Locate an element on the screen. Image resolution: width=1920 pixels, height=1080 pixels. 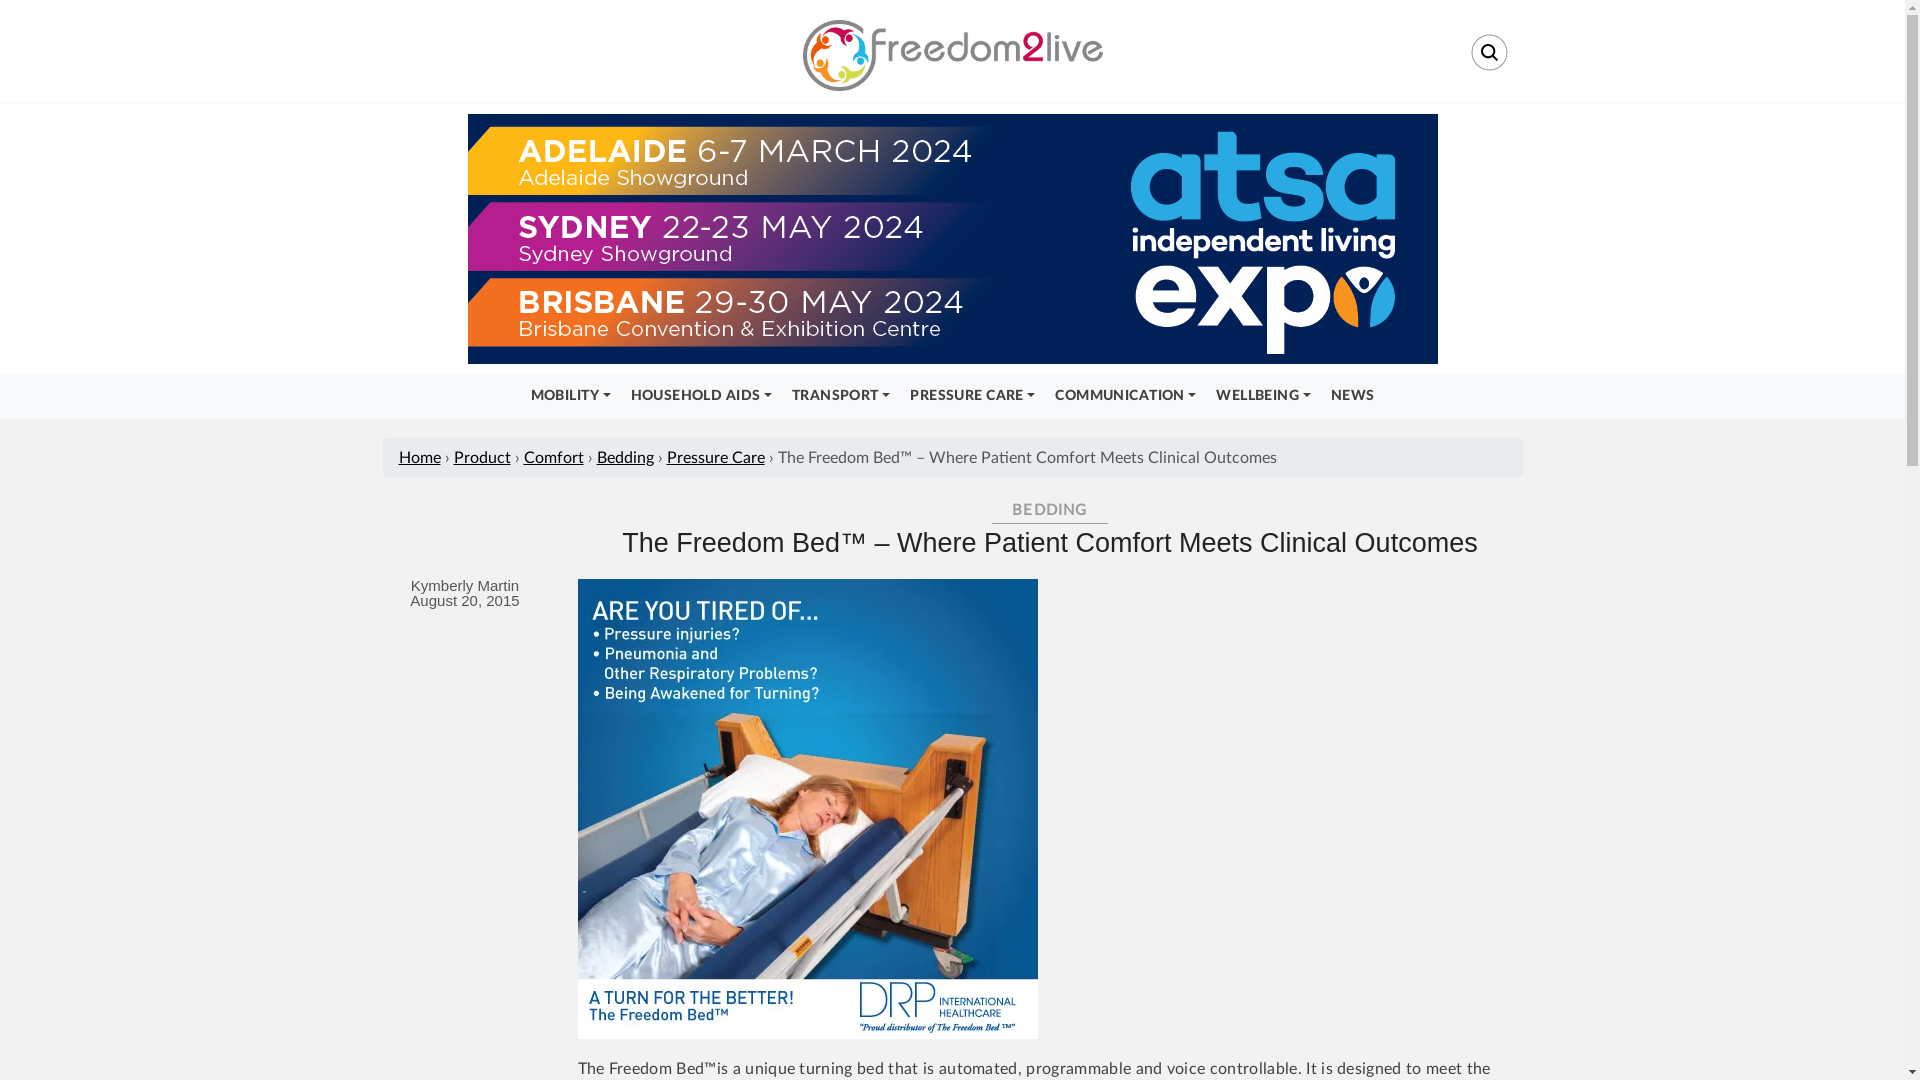
'WELLBEING' is located at coordinates (1261, 396).